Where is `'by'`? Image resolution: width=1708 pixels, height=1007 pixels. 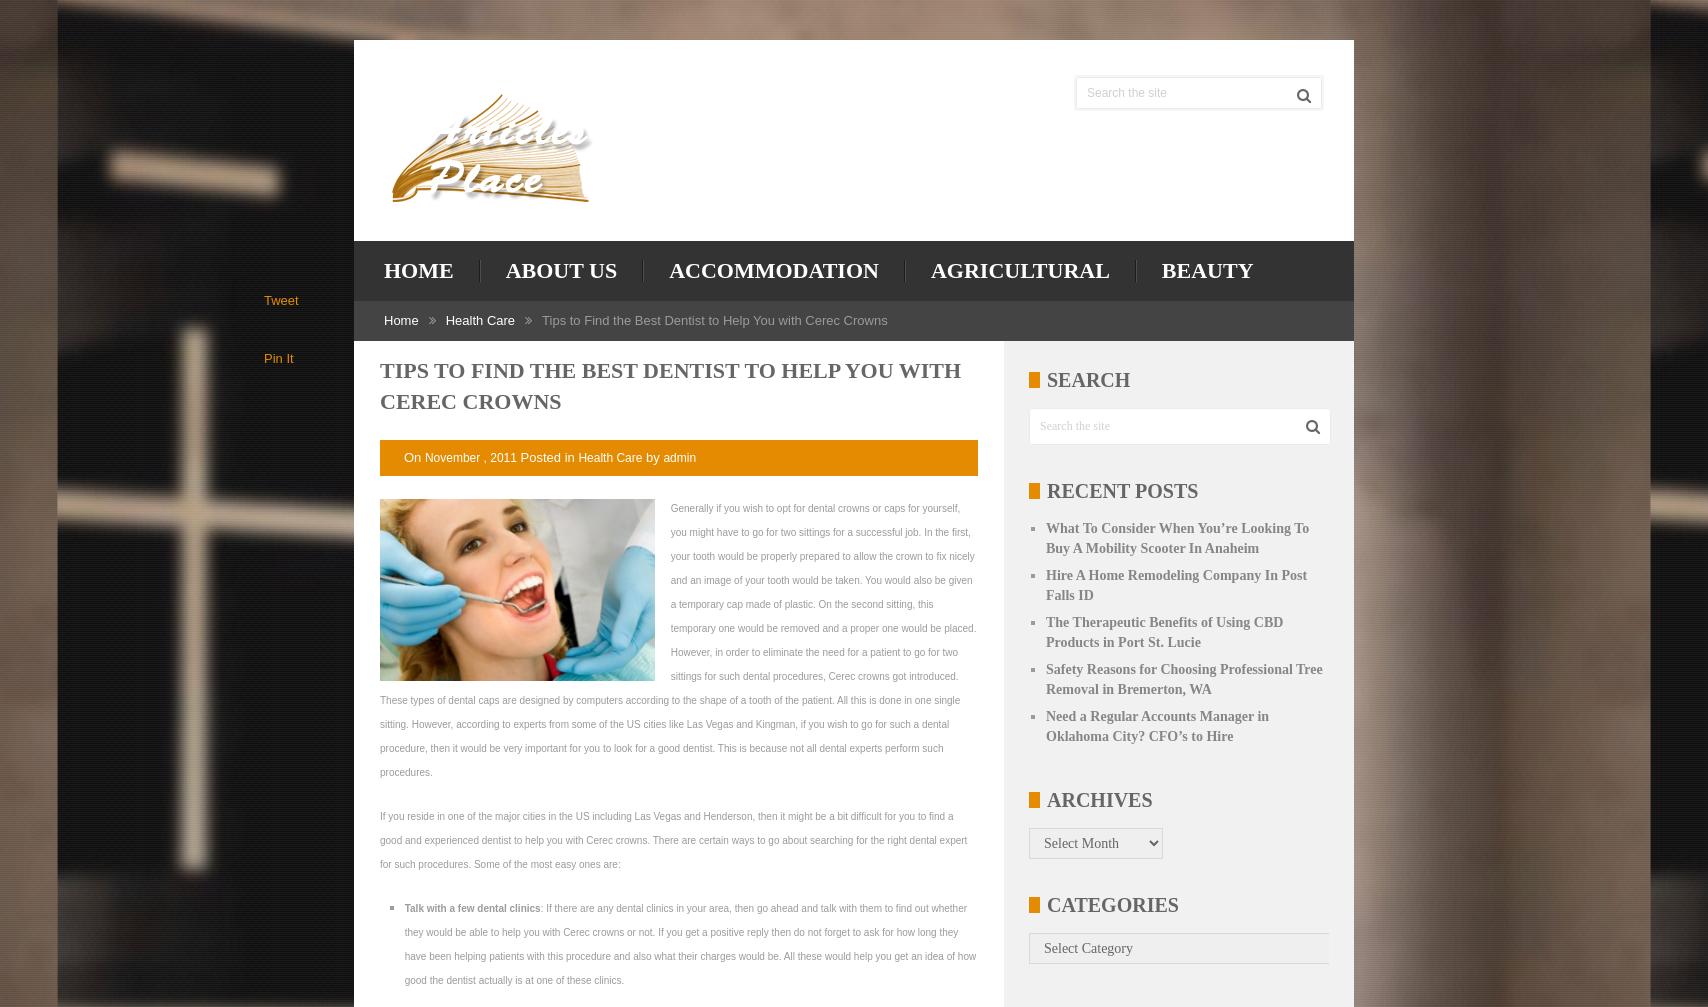
'by' is located at coordinates (652, 456).